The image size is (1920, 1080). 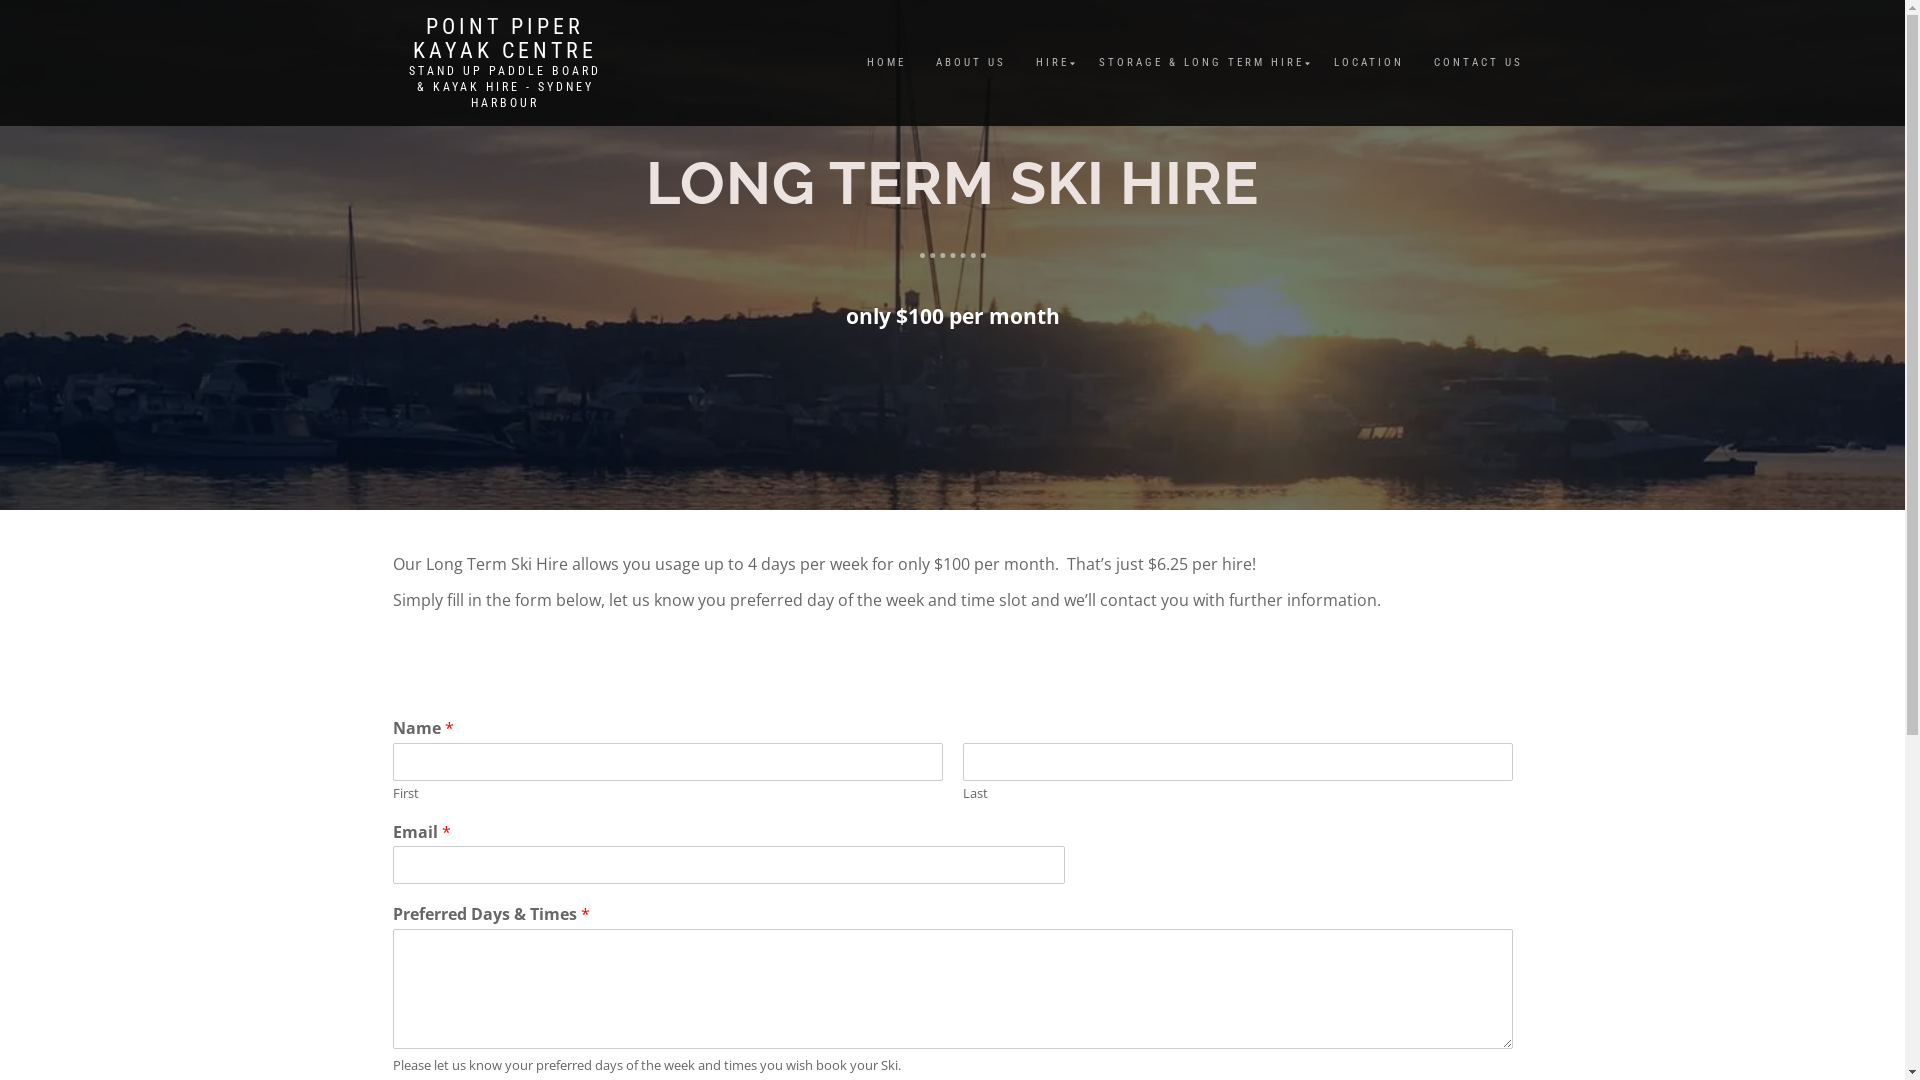 What do you see at coordinates (1318, 61) in the screenshot?
I see `'LOCATION'` at bounding box center [1318, 61].